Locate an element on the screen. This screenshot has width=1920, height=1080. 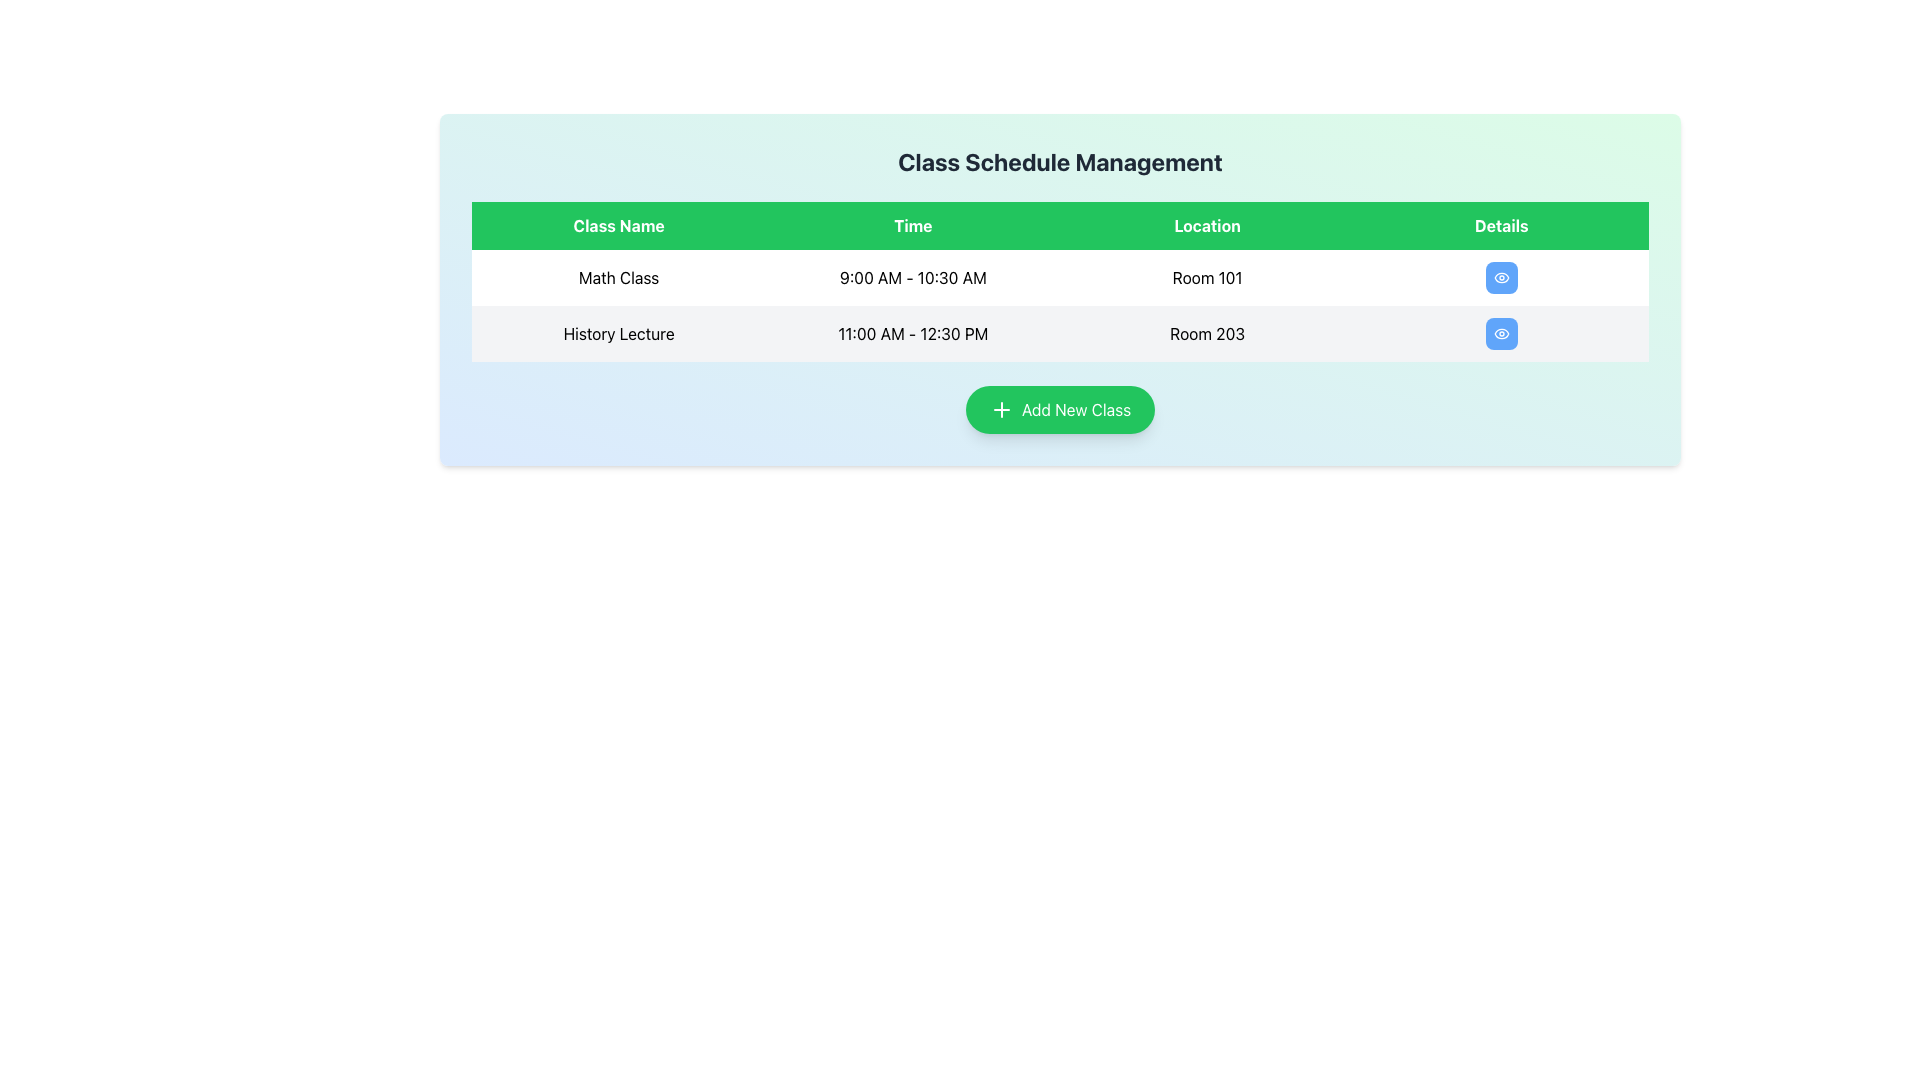
the button that allows the user to add a new class to the schedule, which is centrally located at the bottom of the main content area, directly below the class schedule table is located at coordinates (1059, 408).